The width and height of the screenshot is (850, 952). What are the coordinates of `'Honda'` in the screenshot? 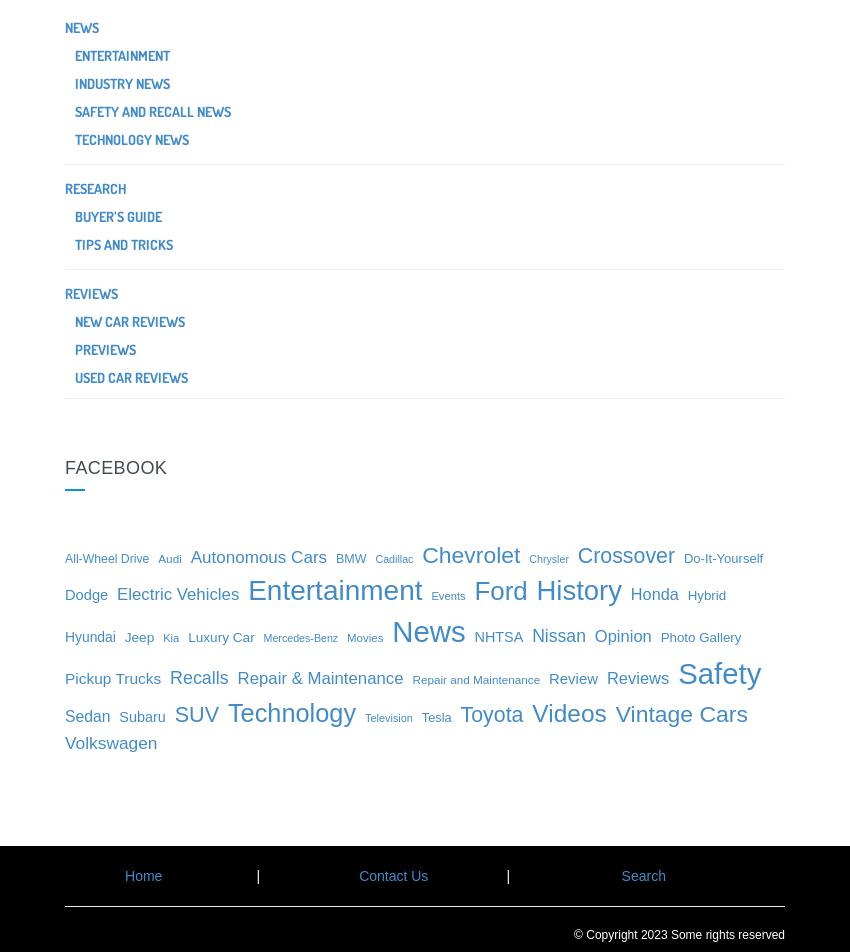 It's located at (653, 593).